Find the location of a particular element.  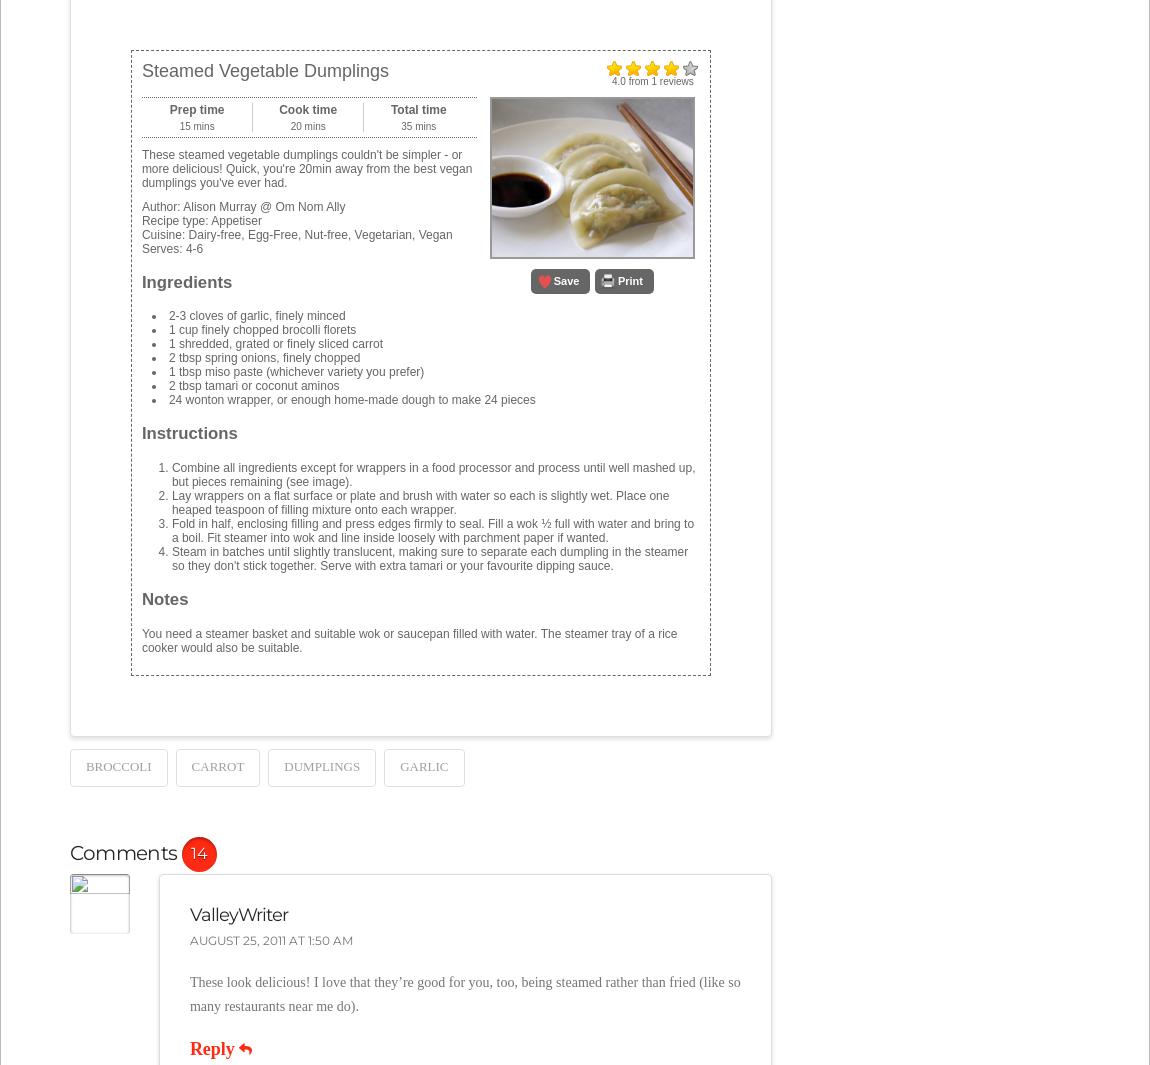

'Cook time' is located at coordinates (307, 107).